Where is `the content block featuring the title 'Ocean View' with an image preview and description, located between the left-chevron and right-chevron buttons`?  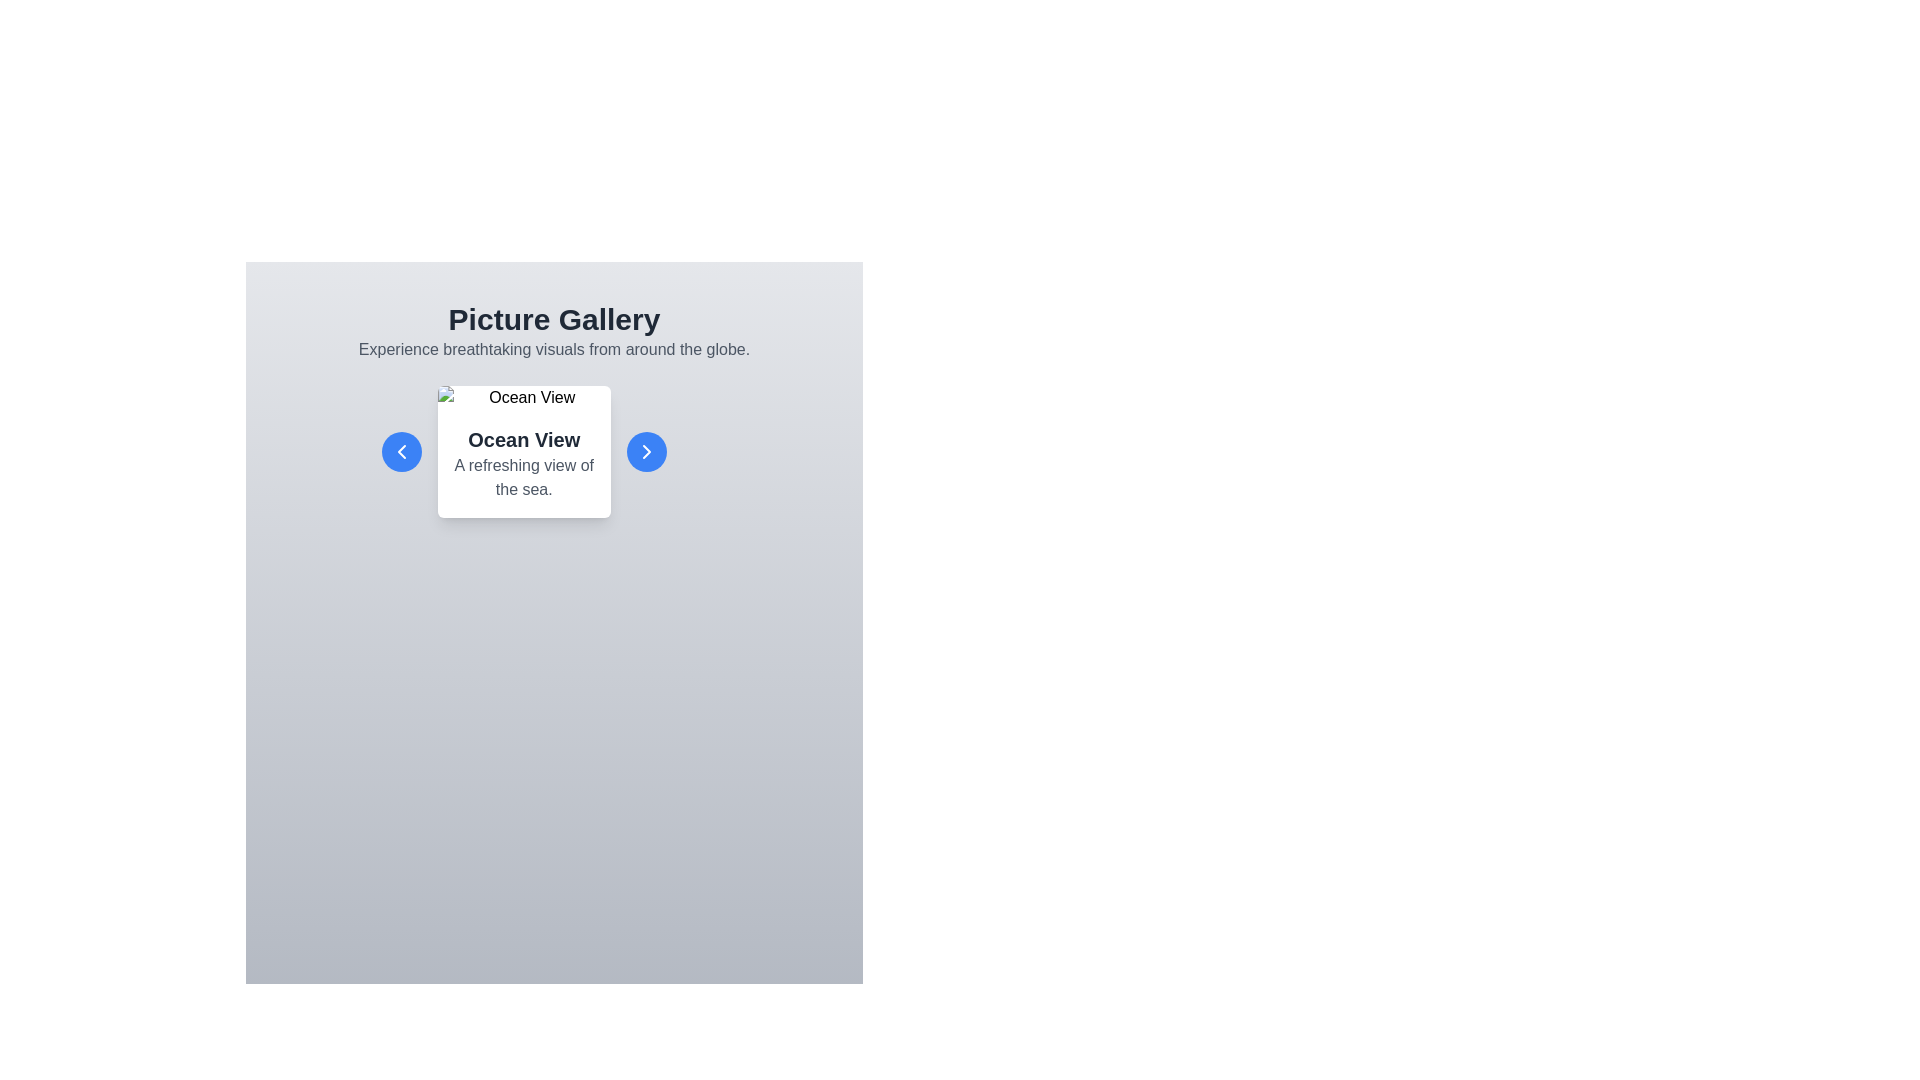 the content block featuring the title 'Ocean View' with an image preview and description, located between the left-chevron and right-chevron buttons is located at coordinates (554, 451).